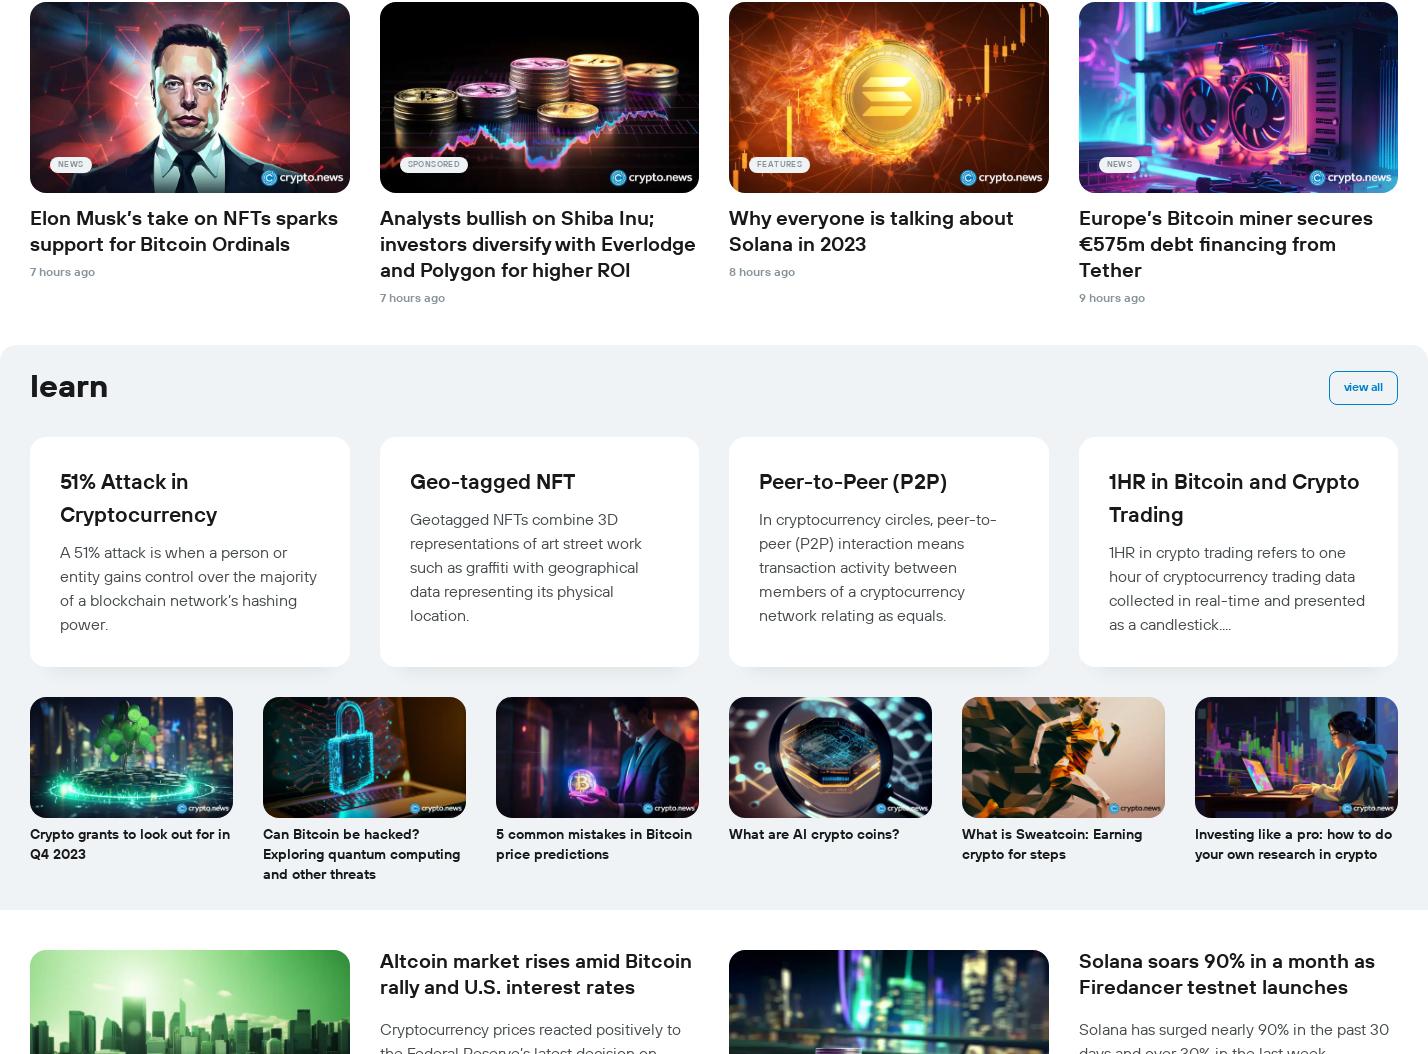 This screenshot has width=1428, height=1054. I want to click on 'Sponsored', so click(432, 163).